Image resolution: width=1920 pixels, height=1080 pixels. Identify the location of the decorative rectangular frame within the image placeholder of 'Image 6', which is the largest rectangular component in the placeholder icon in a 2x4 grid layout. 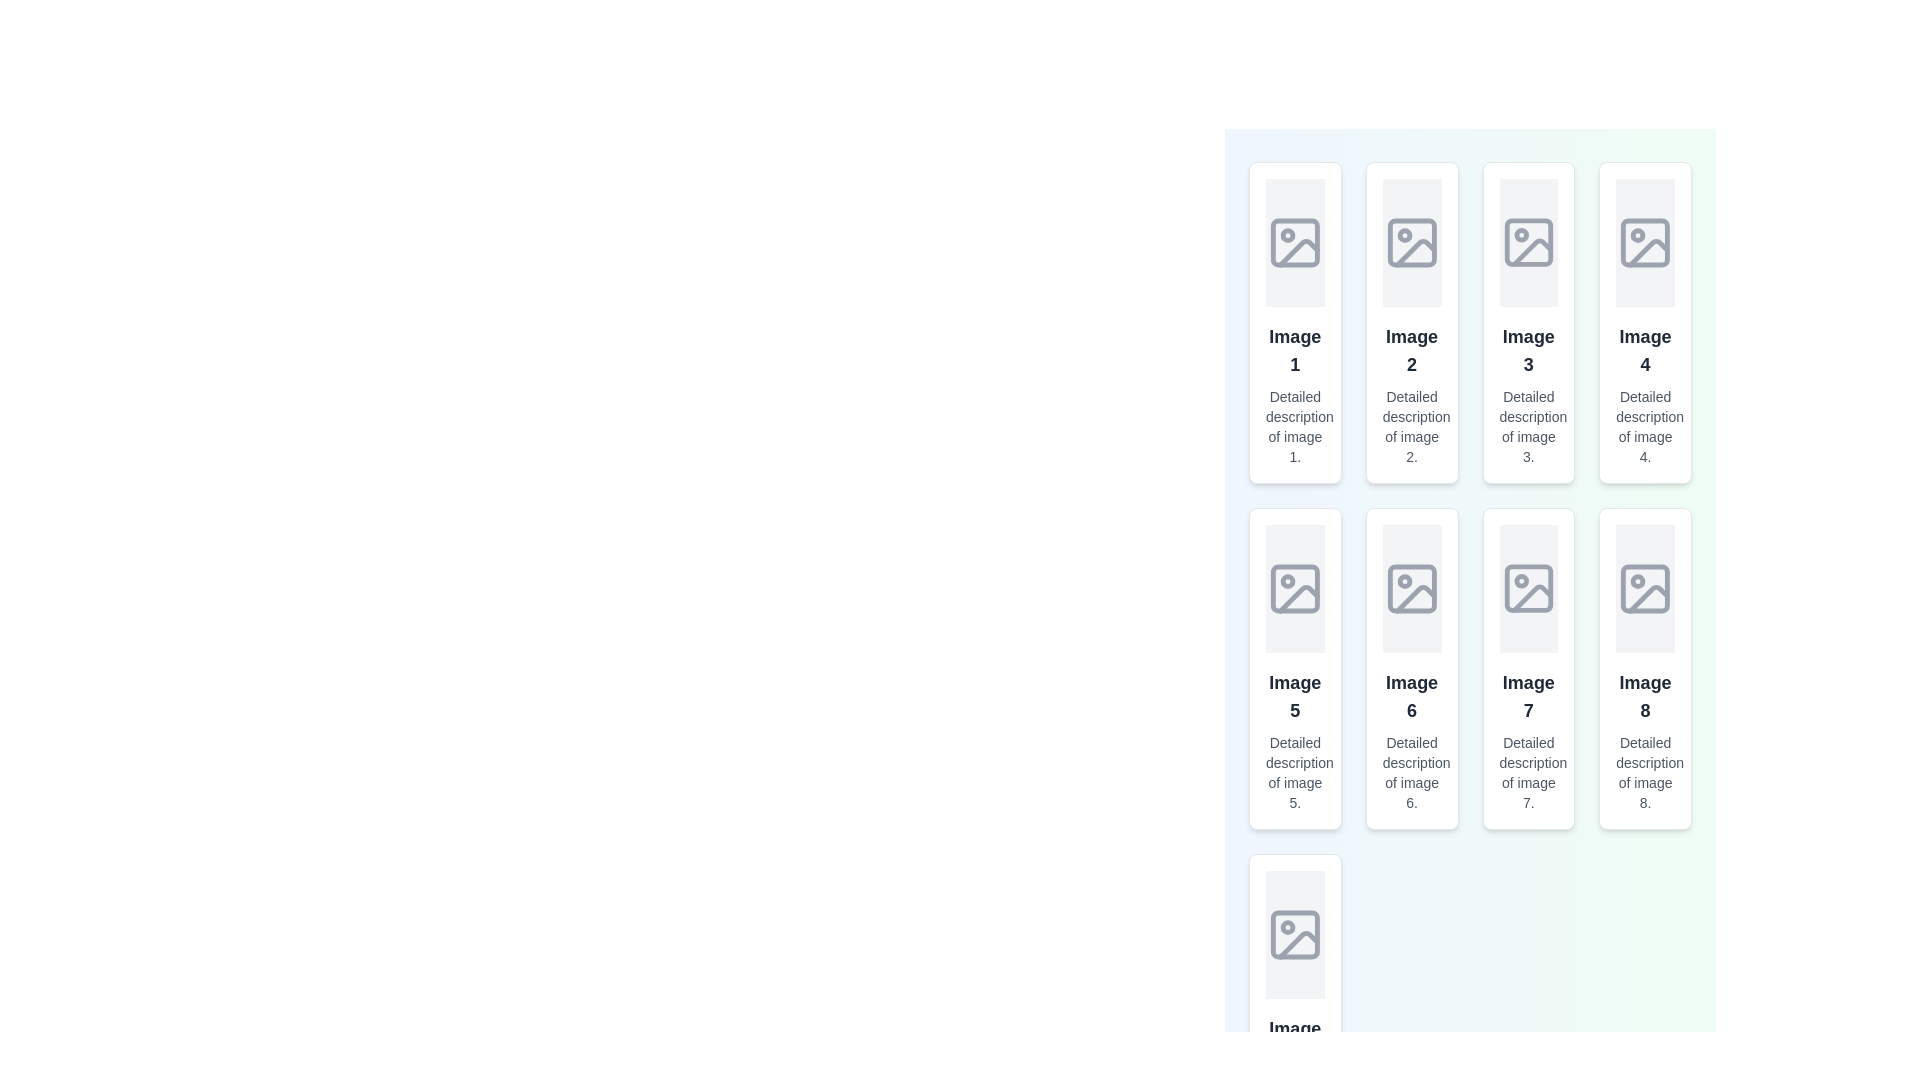
(1411, 588).